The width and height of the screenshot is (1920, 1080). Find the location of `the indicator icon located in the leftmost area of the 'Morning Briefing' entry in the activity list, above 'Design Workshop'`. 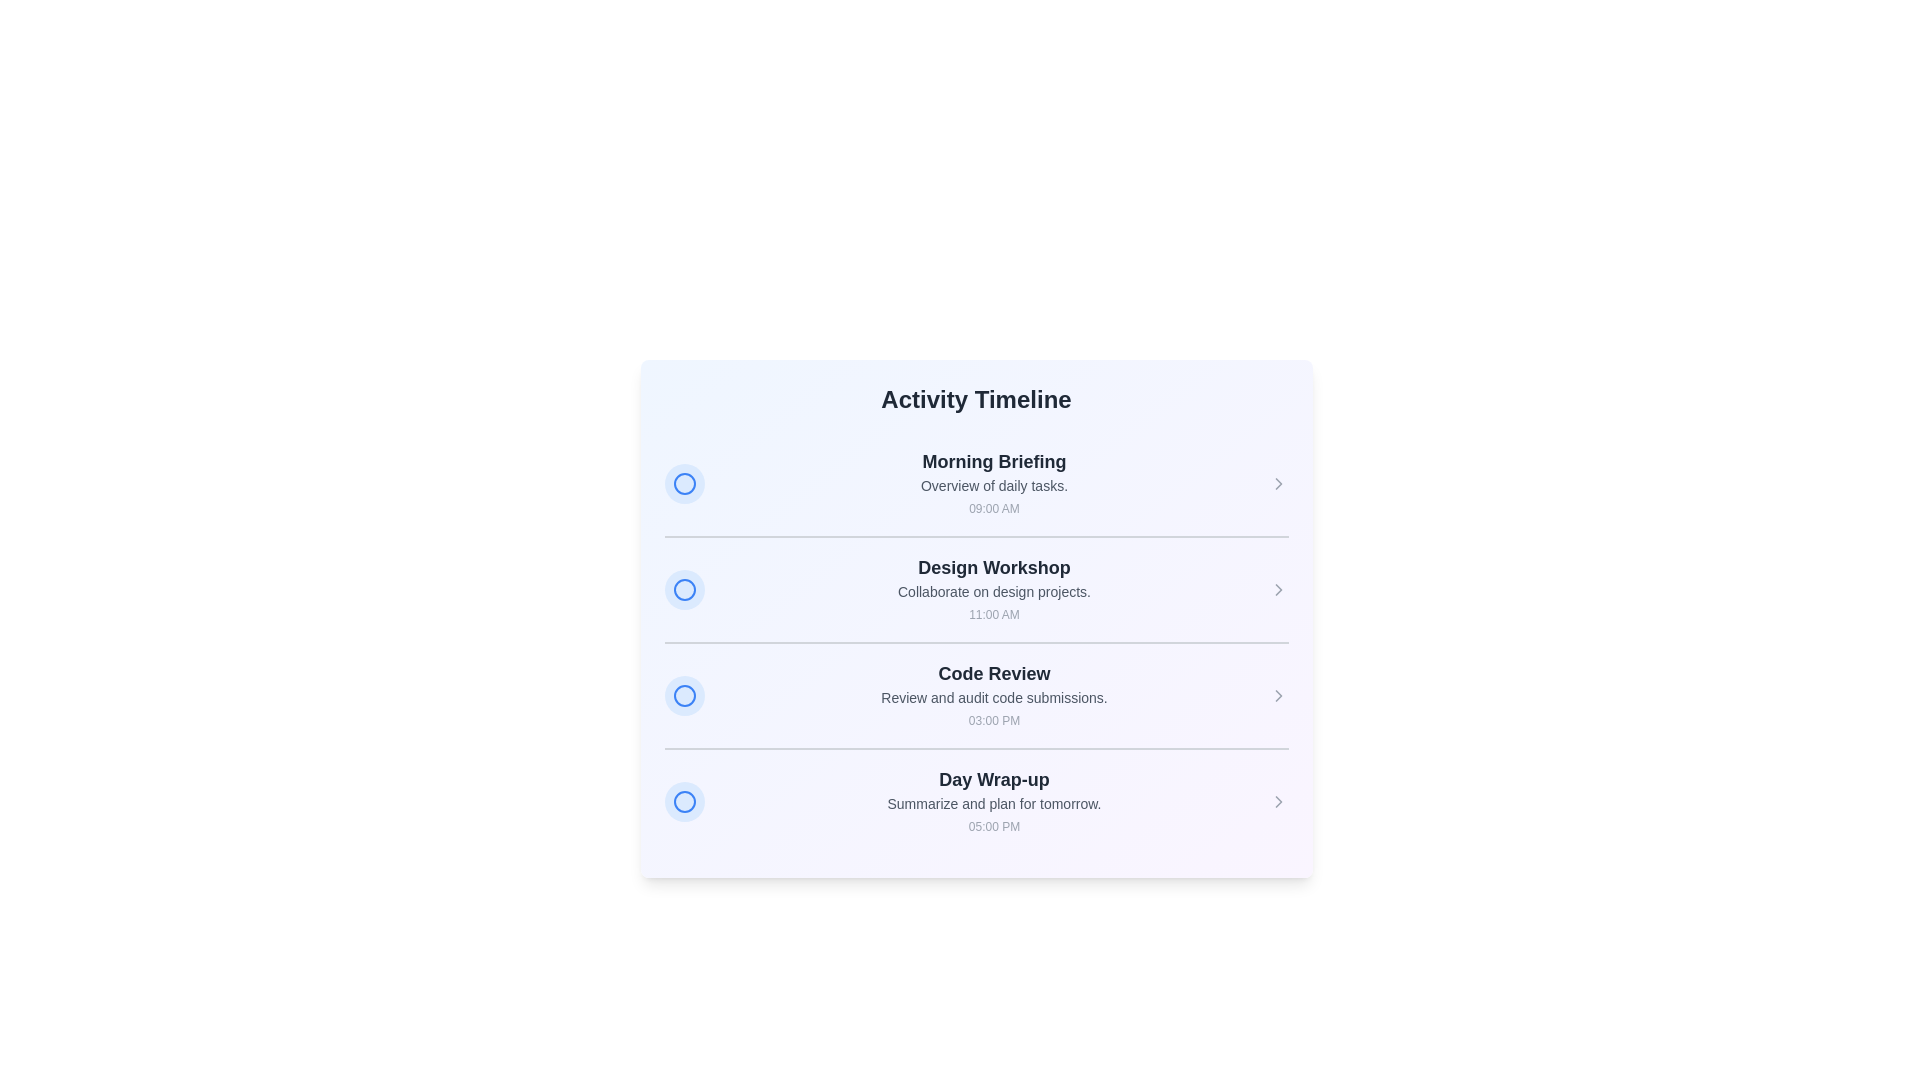

the indicator icon located in the leftmost area of the 'Morning Briefing' entry in the activity list, above 'Design Workshop' is located at coordinates (684, 483).